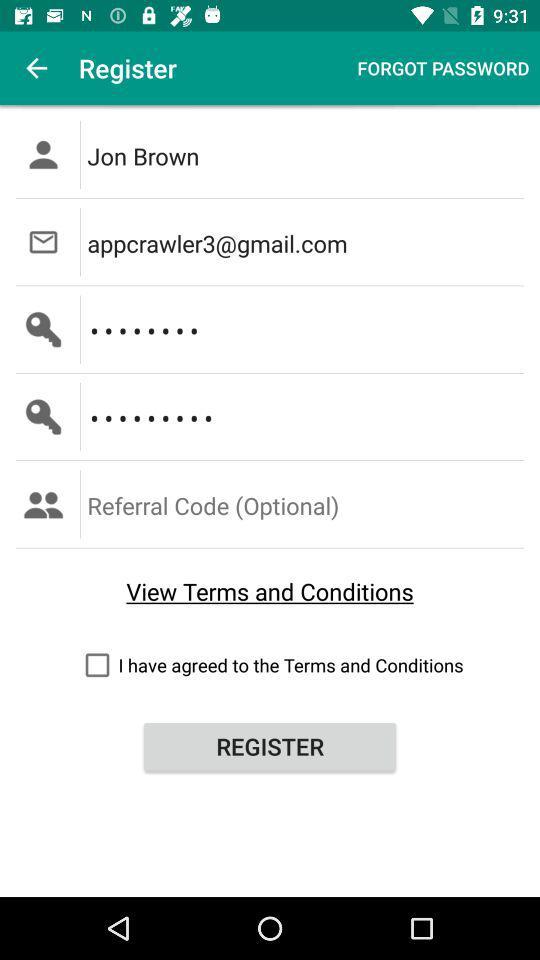 The image size is (540, 960). What do you see at coordinates (443, 68) in the screenshot?
I see `item to the right of register` at bounding box center [443, 68].